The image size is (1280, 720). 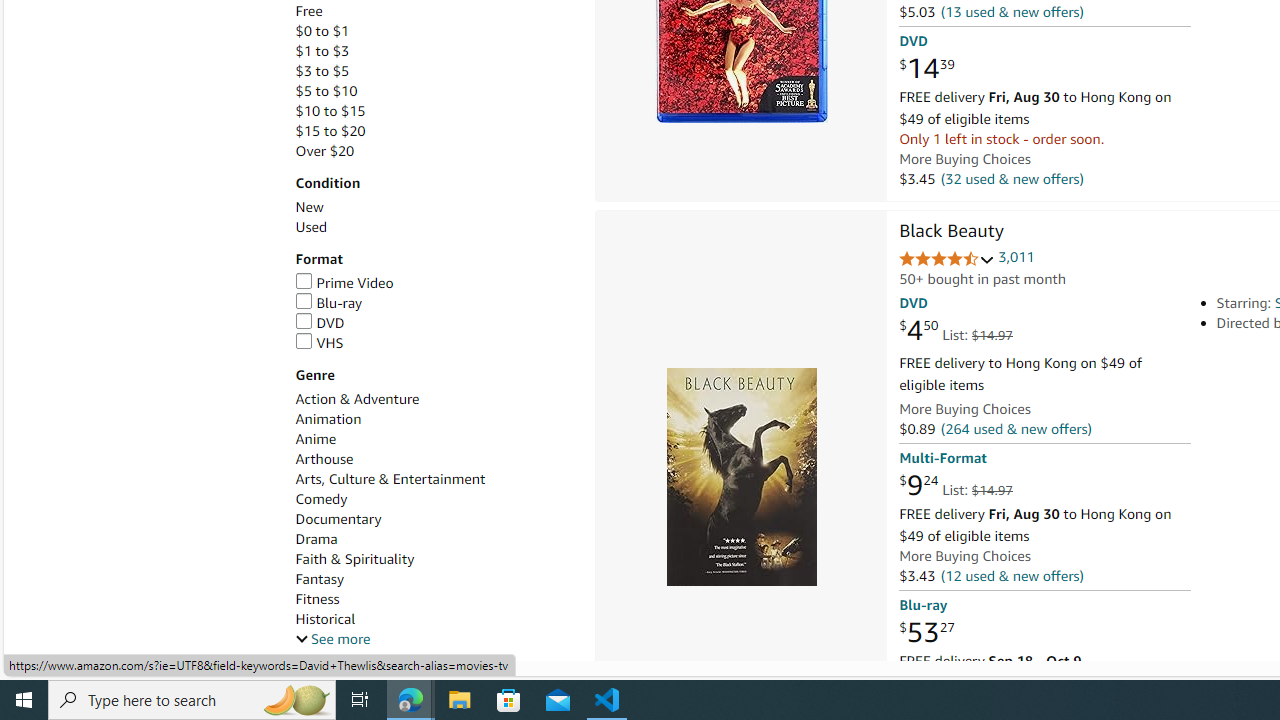 What do you see at coordinates (390, 479) in the screenshot?
I see `'Arts, Culture & Entertainment'` at bounding box center [390, 479].